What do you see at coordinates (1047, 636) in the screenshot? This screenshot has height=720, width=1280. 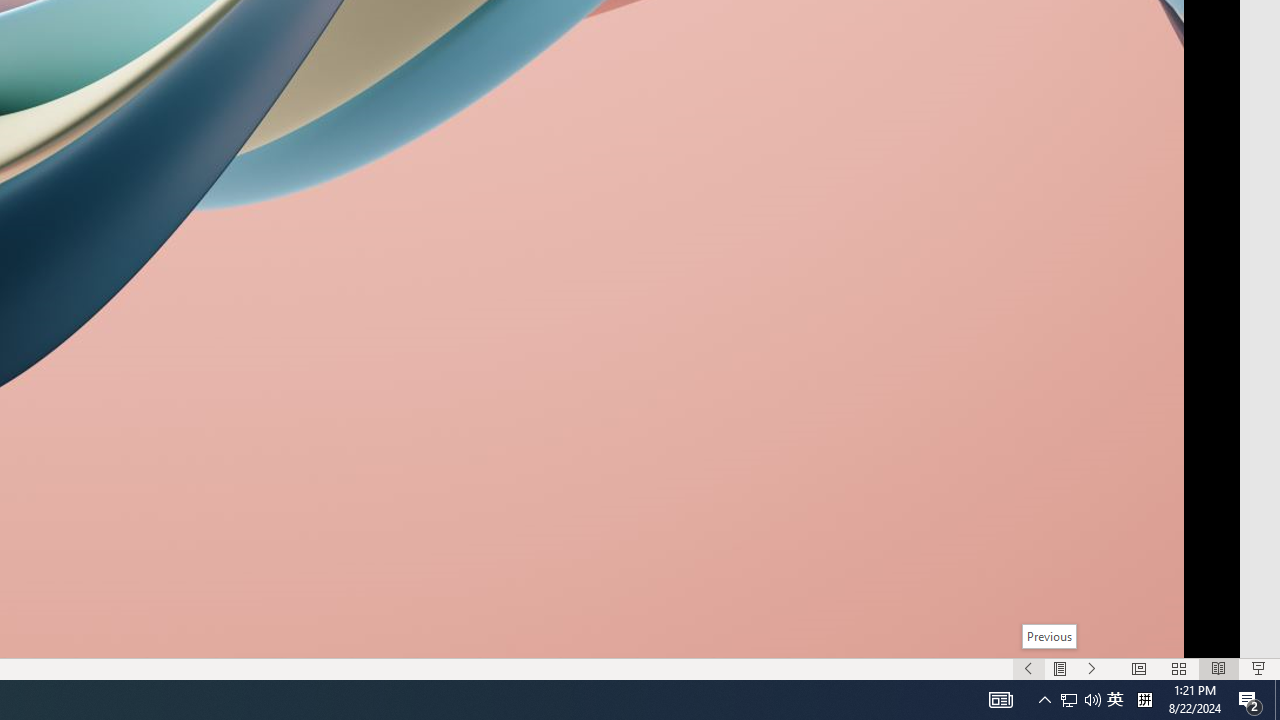 I see `'Previous'` at bounding box center [1047, 636].